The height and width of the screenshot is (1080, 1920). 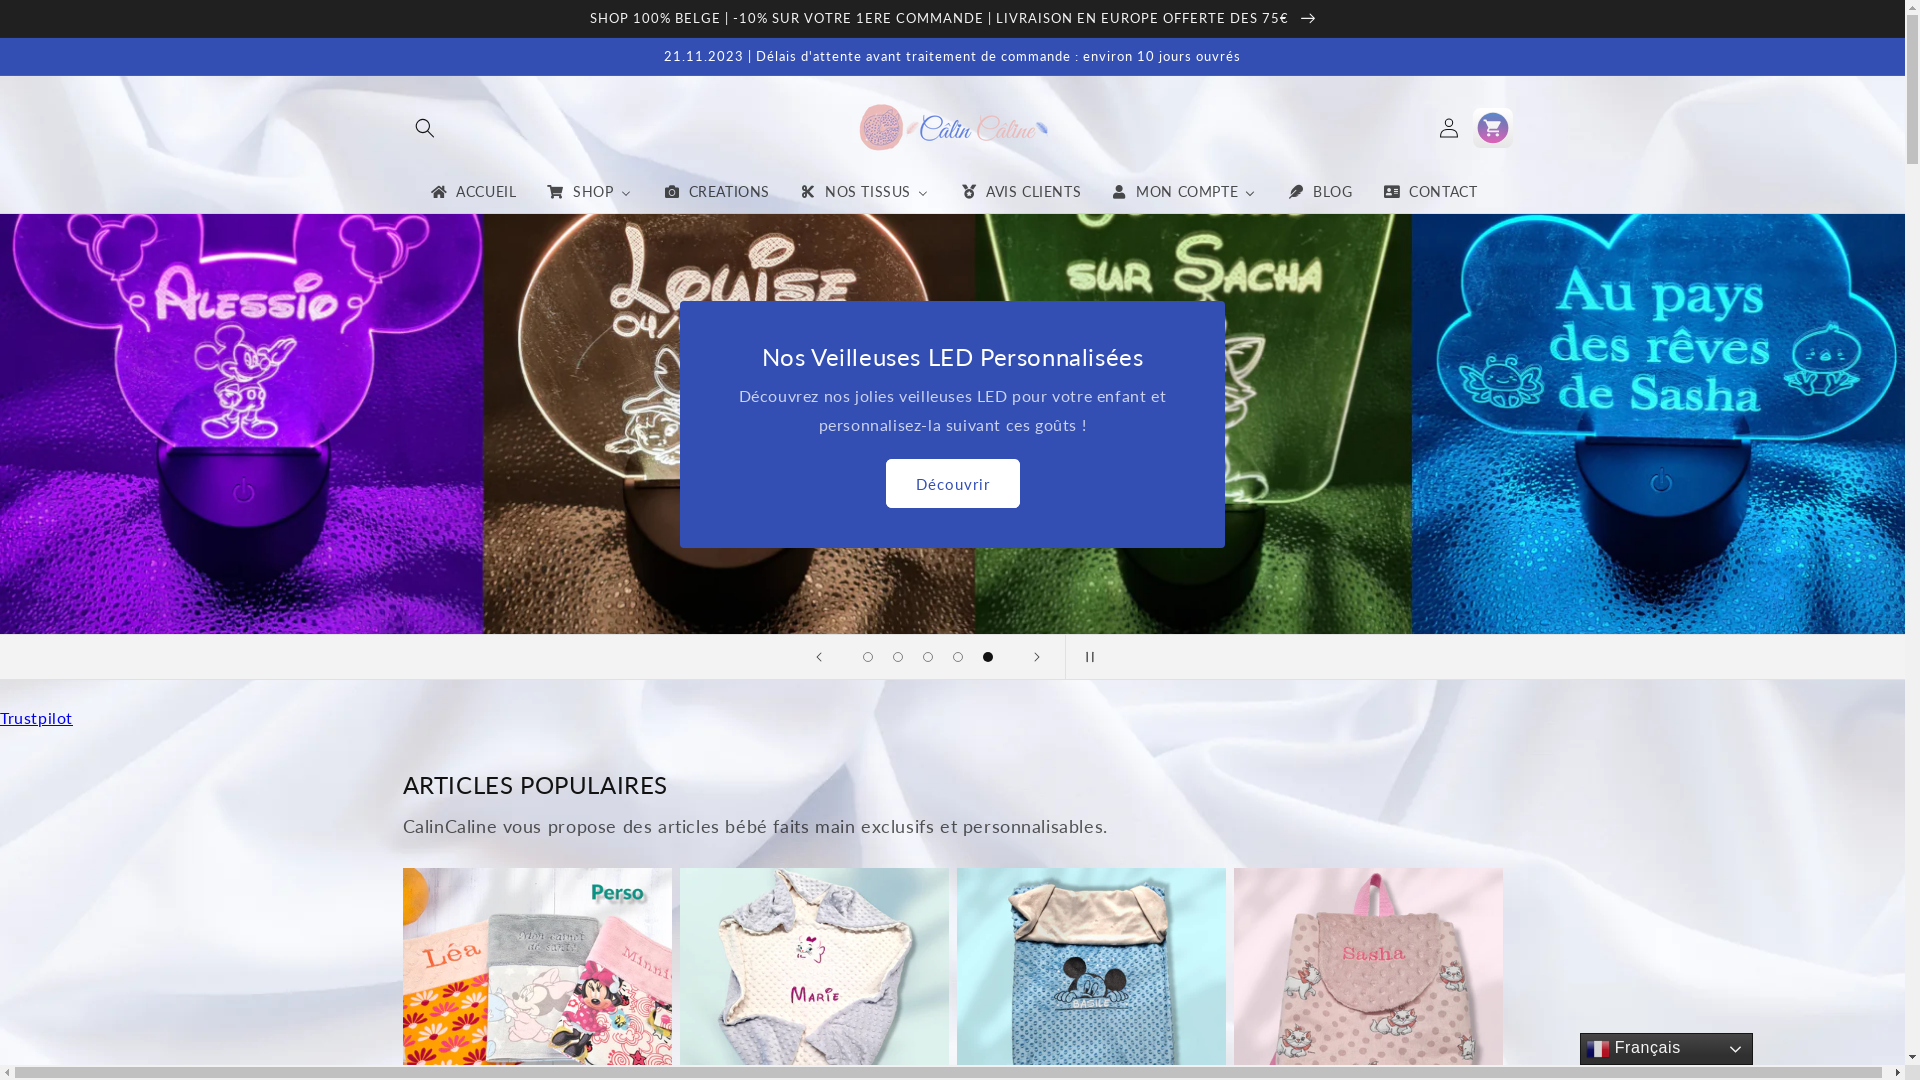 What do you see at coordinates (864, 192) in the screenshot?
I see `'NOS TISSUS'` at bounding box center [864, 192].